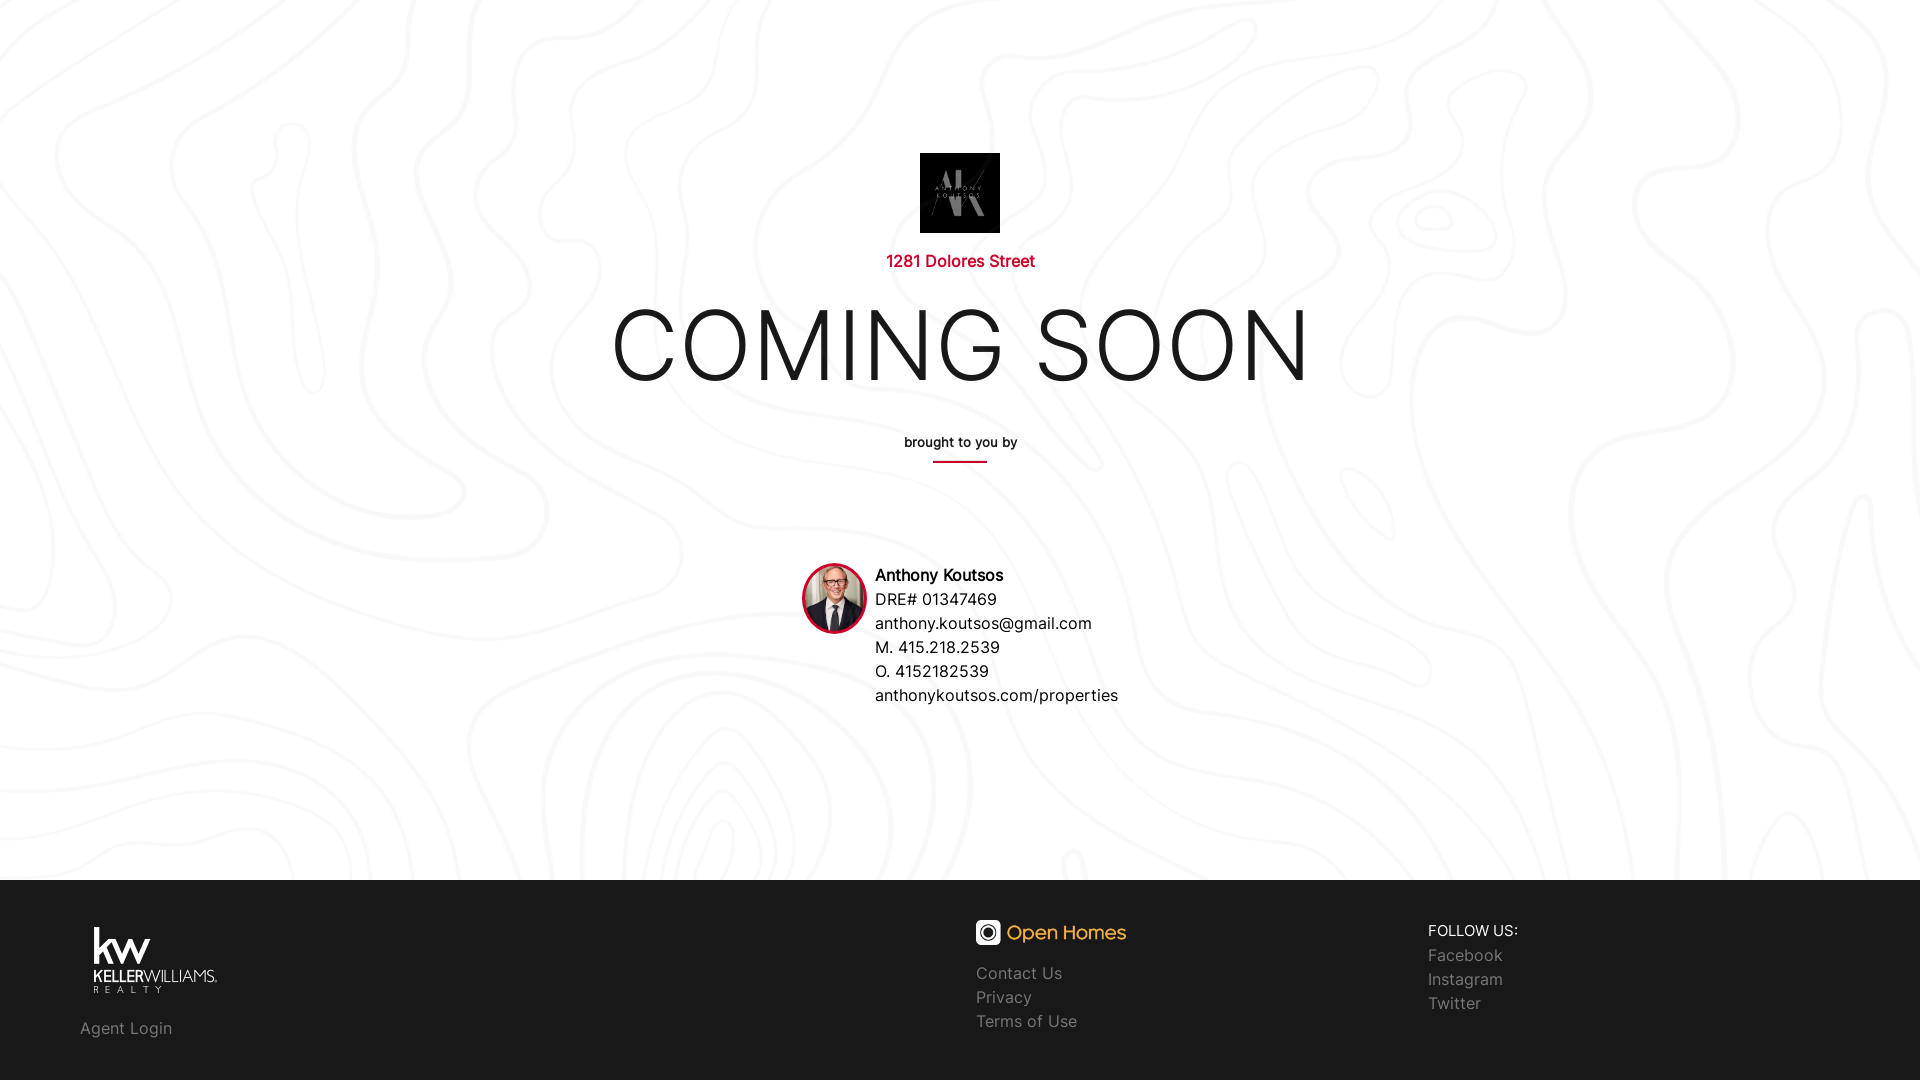  I want to click on 'Instagram', so click(1465, 977).